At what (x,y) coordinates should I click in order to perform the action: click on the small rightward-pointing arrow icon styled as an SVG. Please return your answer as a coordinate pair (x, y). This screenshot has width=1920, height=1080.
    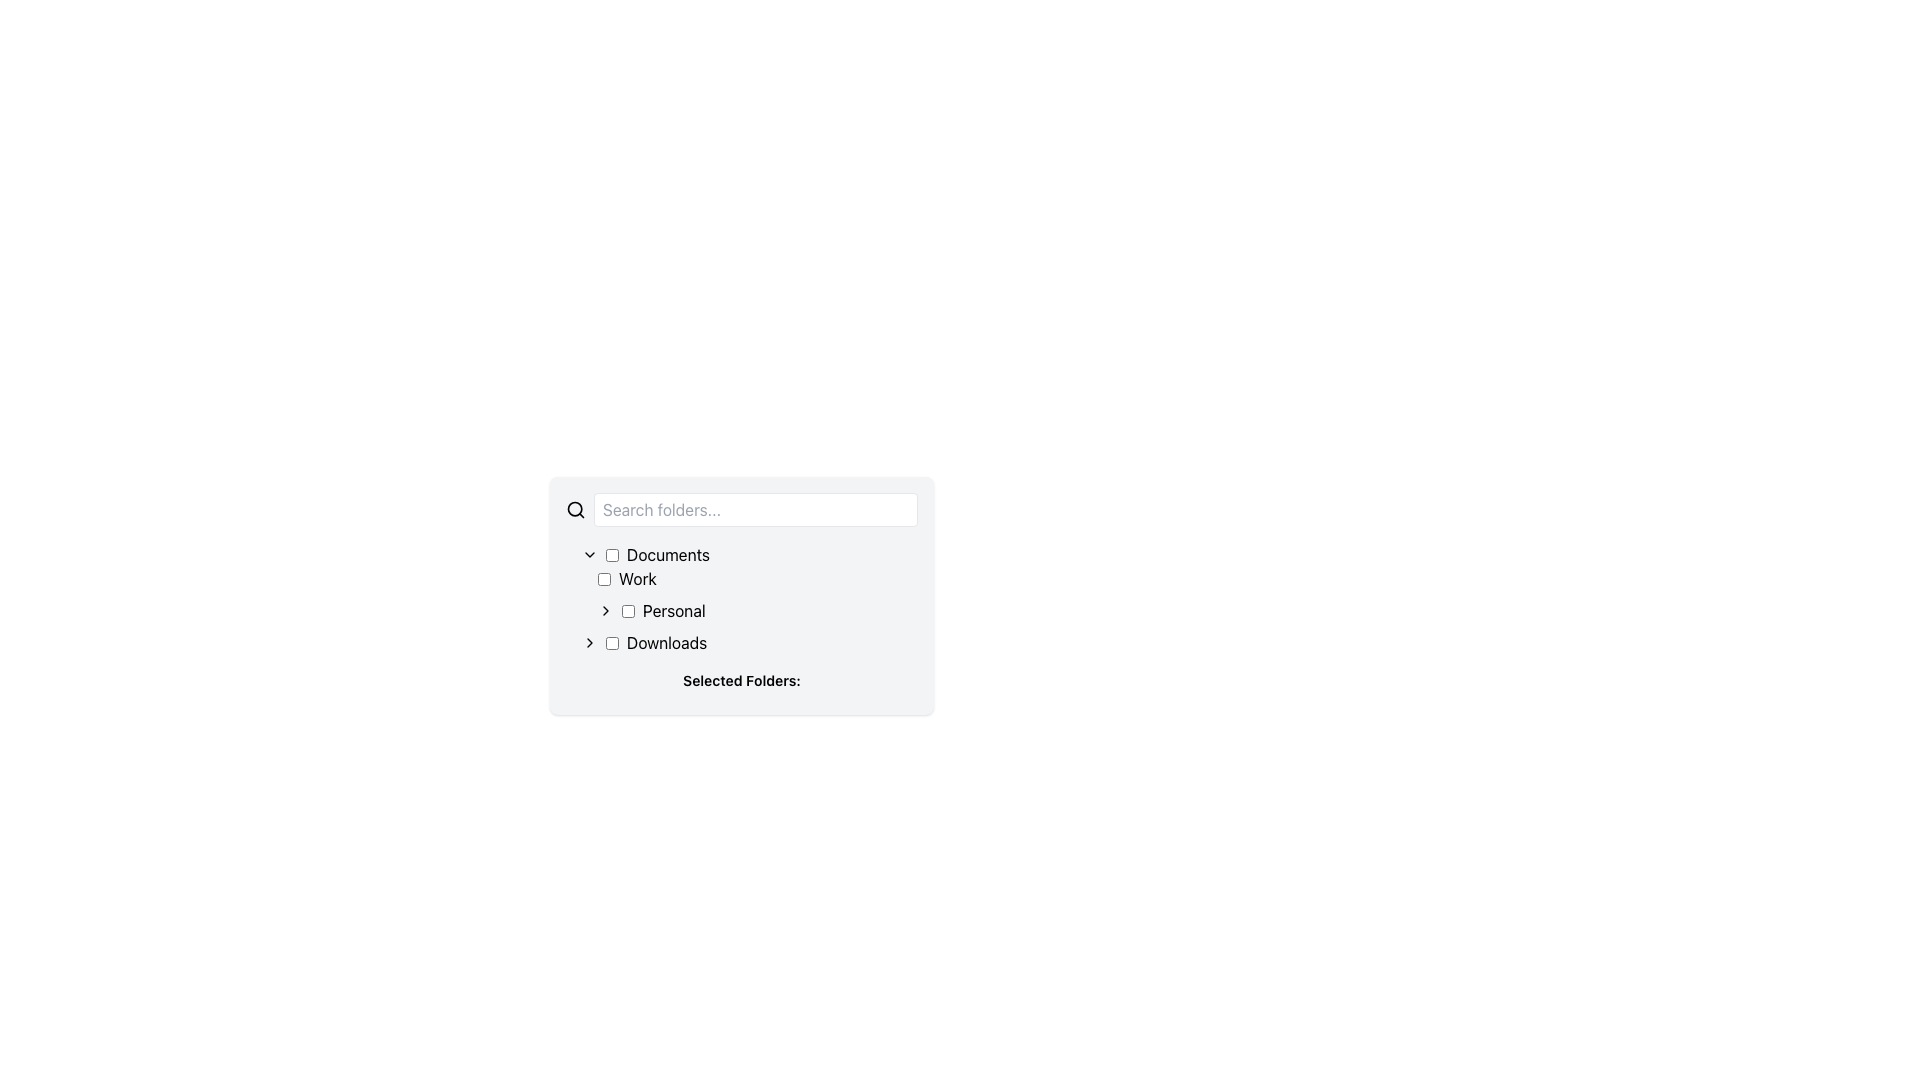
    Looking at the image, I should click on (604, 609).